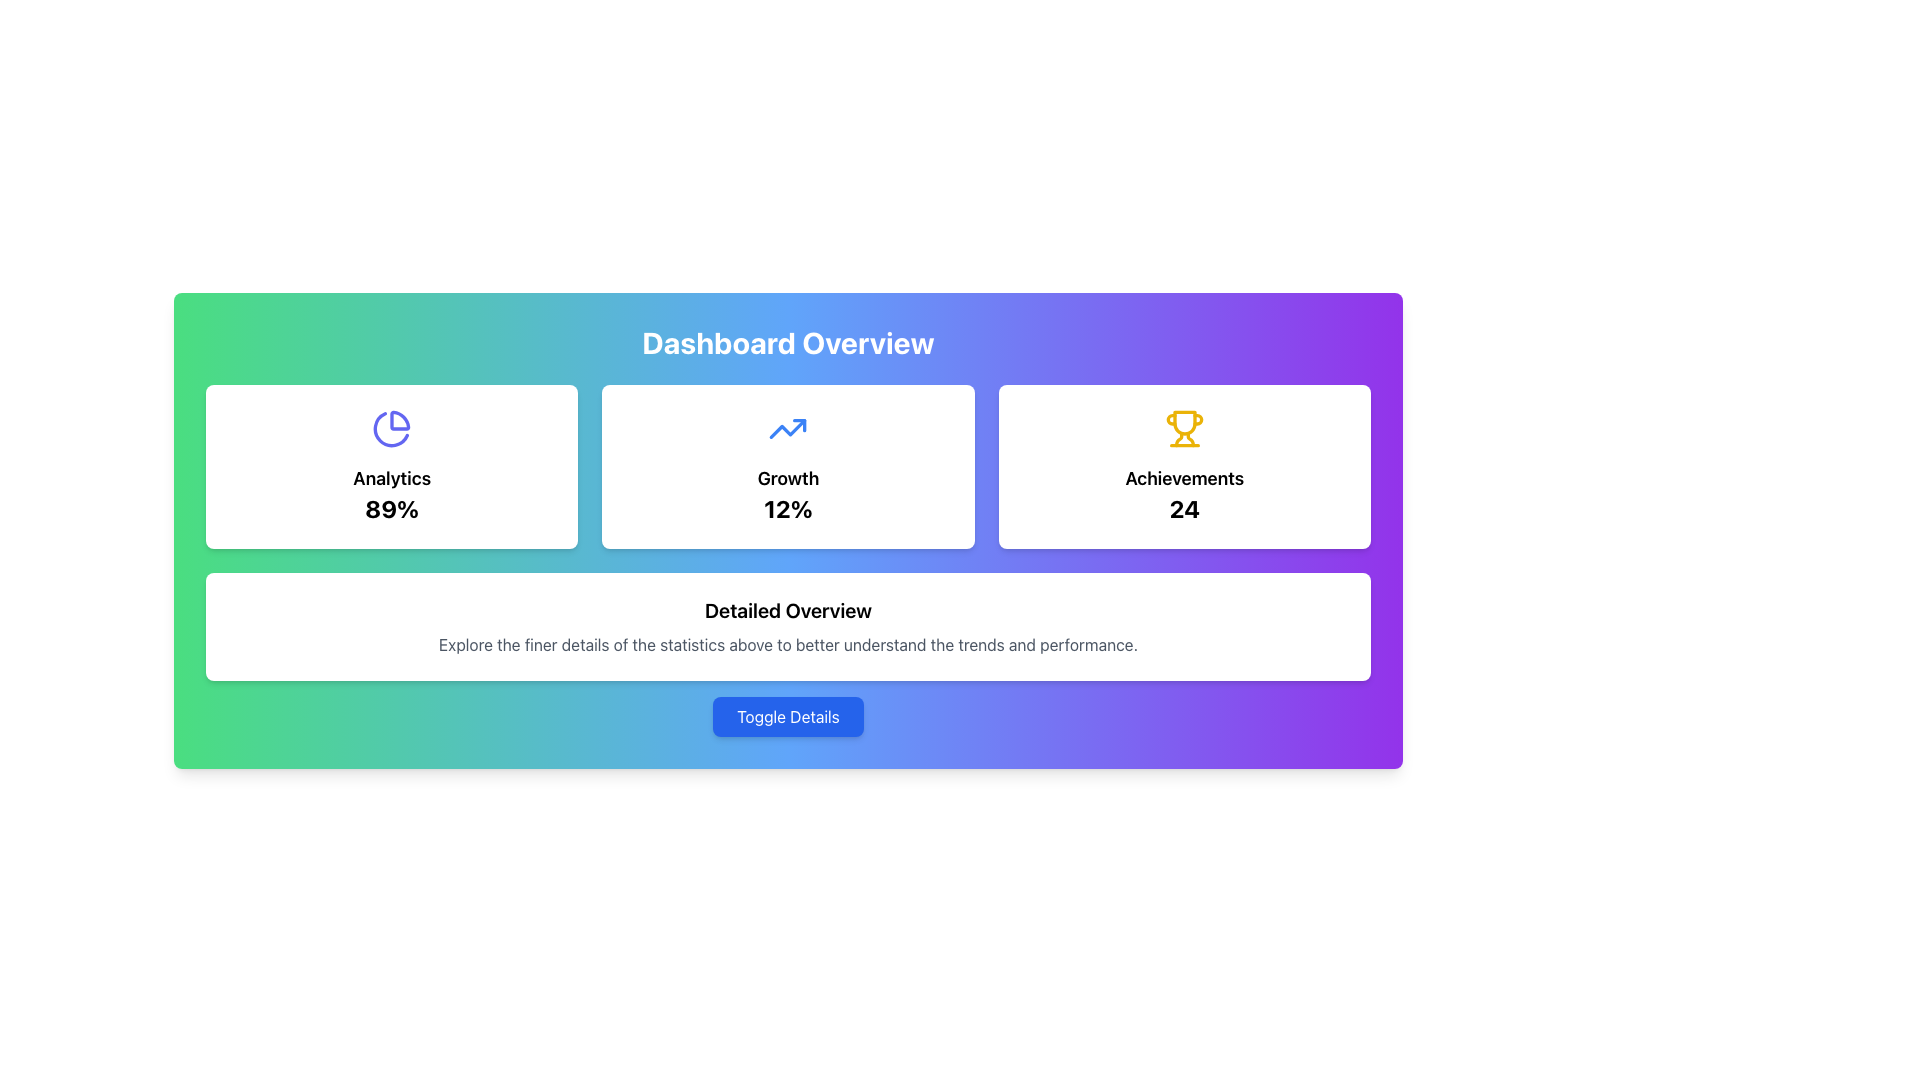 Image resolution: width=1920 pixels, height=1080 pixels. Describe the element at coordinates (392, 508) in the screenshot. I see `the text display showing '89%' which is a prominent percentage indicator located beneath the 'Analytics' label in the leftmost white card` at that location.